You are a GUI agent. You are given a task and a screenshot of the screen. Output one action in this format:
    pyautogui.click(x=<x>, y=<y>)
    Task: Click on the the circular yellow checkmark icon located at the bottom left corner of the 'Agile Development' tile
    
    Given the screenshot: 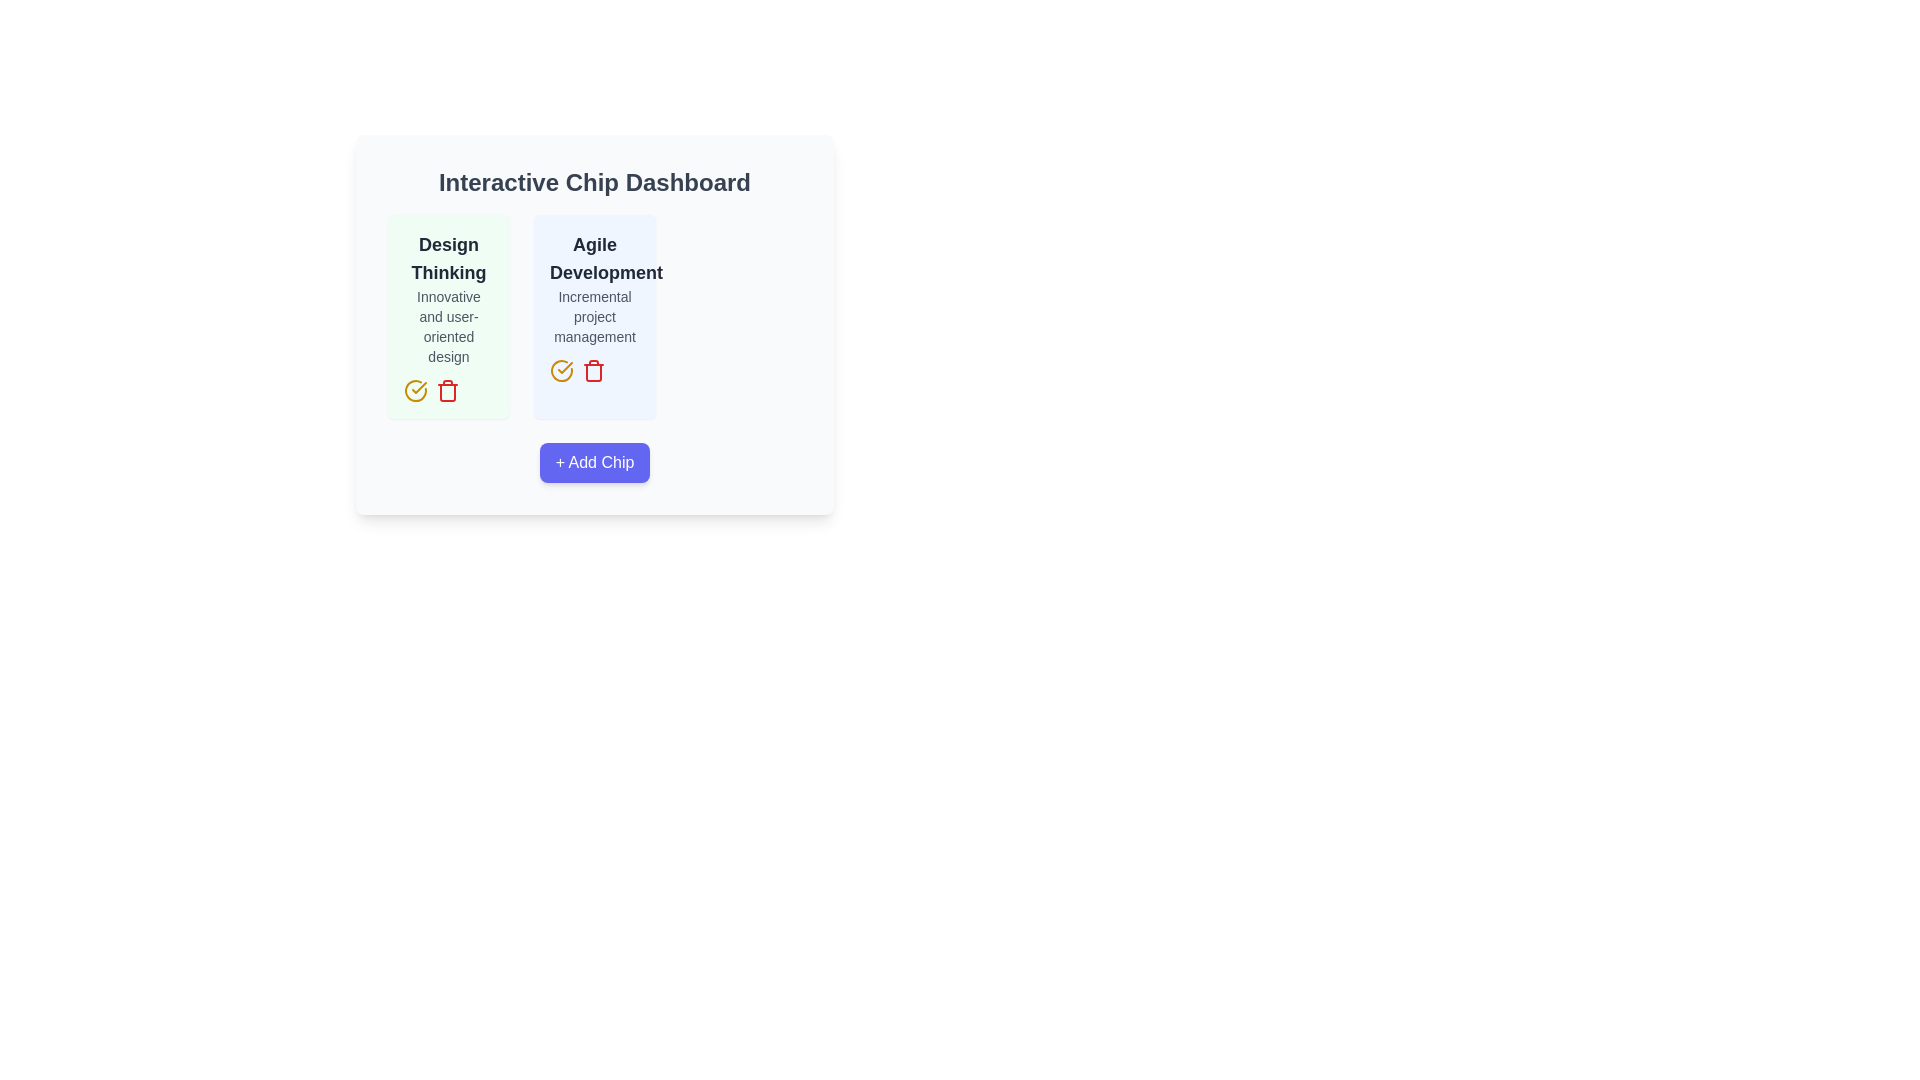 What is the action you would take?
    pyautogui.click(x=560, y=370)
    